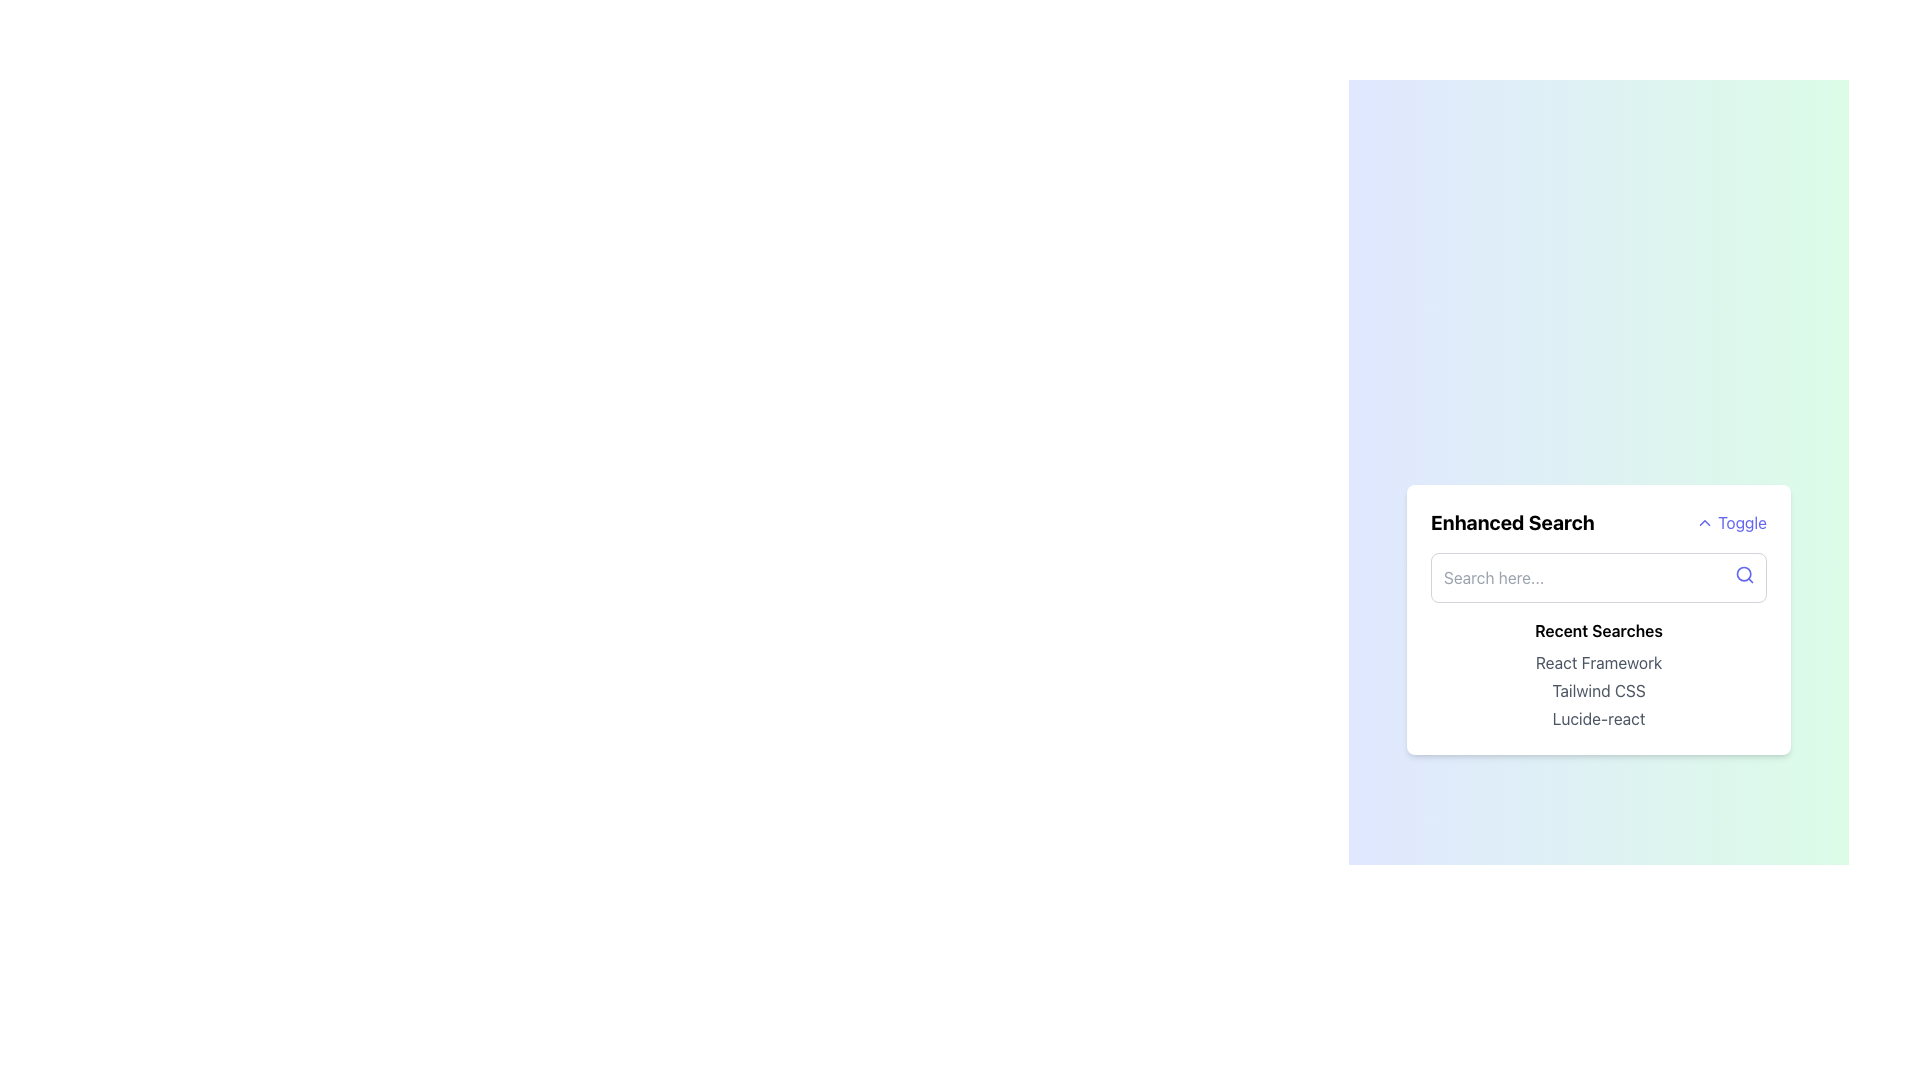 This screenshot has width=1920, height=1080. Describe the element at coordinates (1597, 675) in the screenshot. I see `the 'Recent Searches' text content block which displays a title in bold followed by a list of entries including 'React Framework,' 'Tailwind CSS,' and 'Lucide-react.'` at that location.